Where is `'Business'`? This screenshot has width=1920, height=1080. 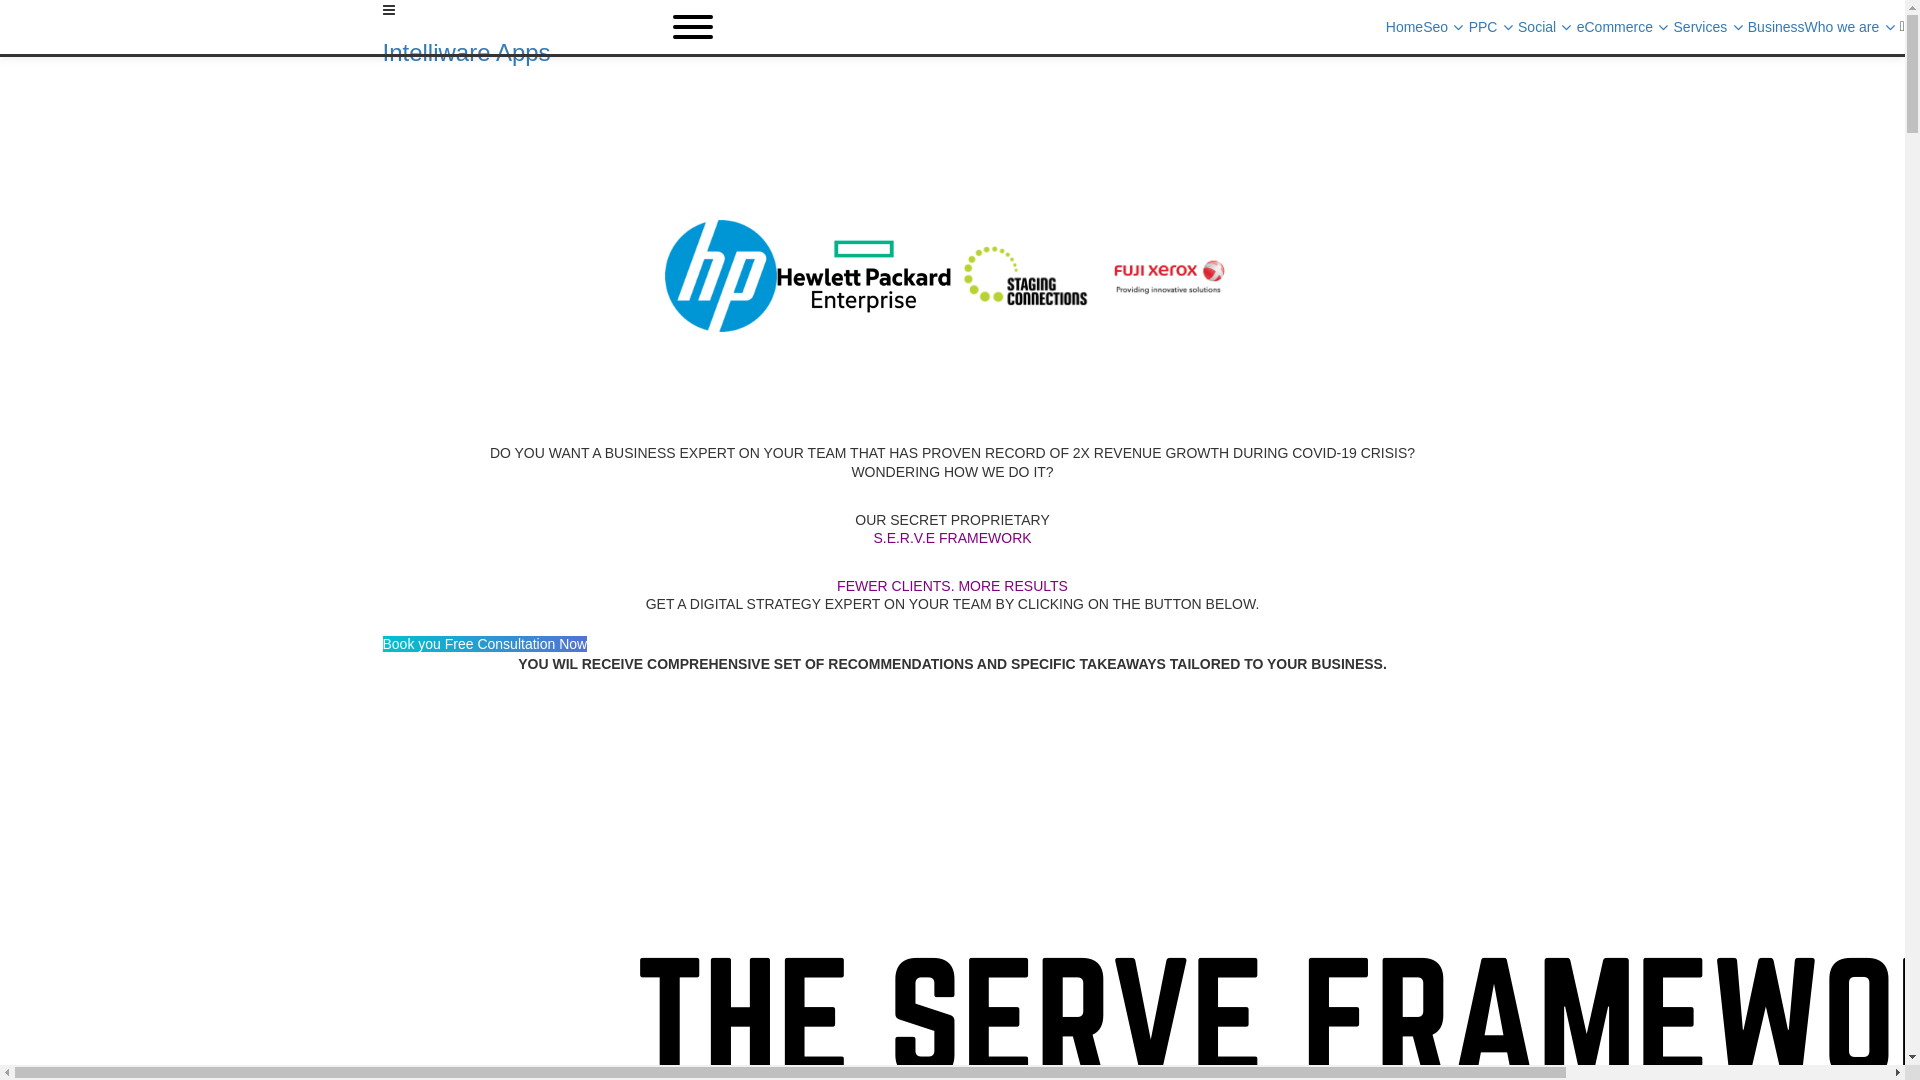 'Business' is located at coordinates (1776, 27).